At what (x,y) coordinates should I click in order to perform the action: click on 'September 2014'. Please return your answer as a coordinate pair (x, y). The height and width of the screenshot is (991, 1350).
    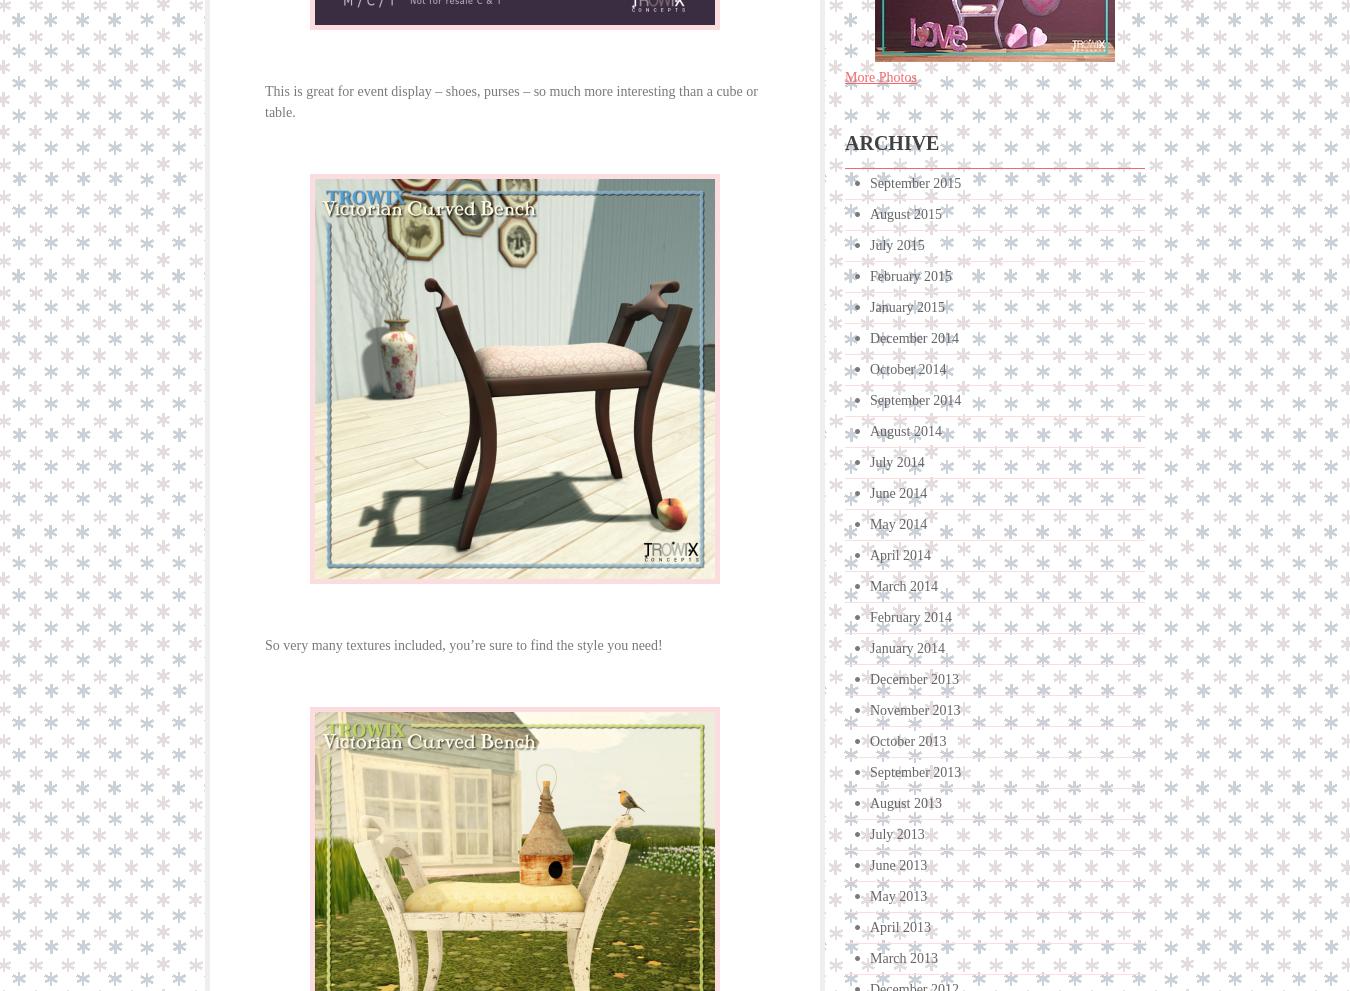
    Looking at the image, I should click on (914, 399).